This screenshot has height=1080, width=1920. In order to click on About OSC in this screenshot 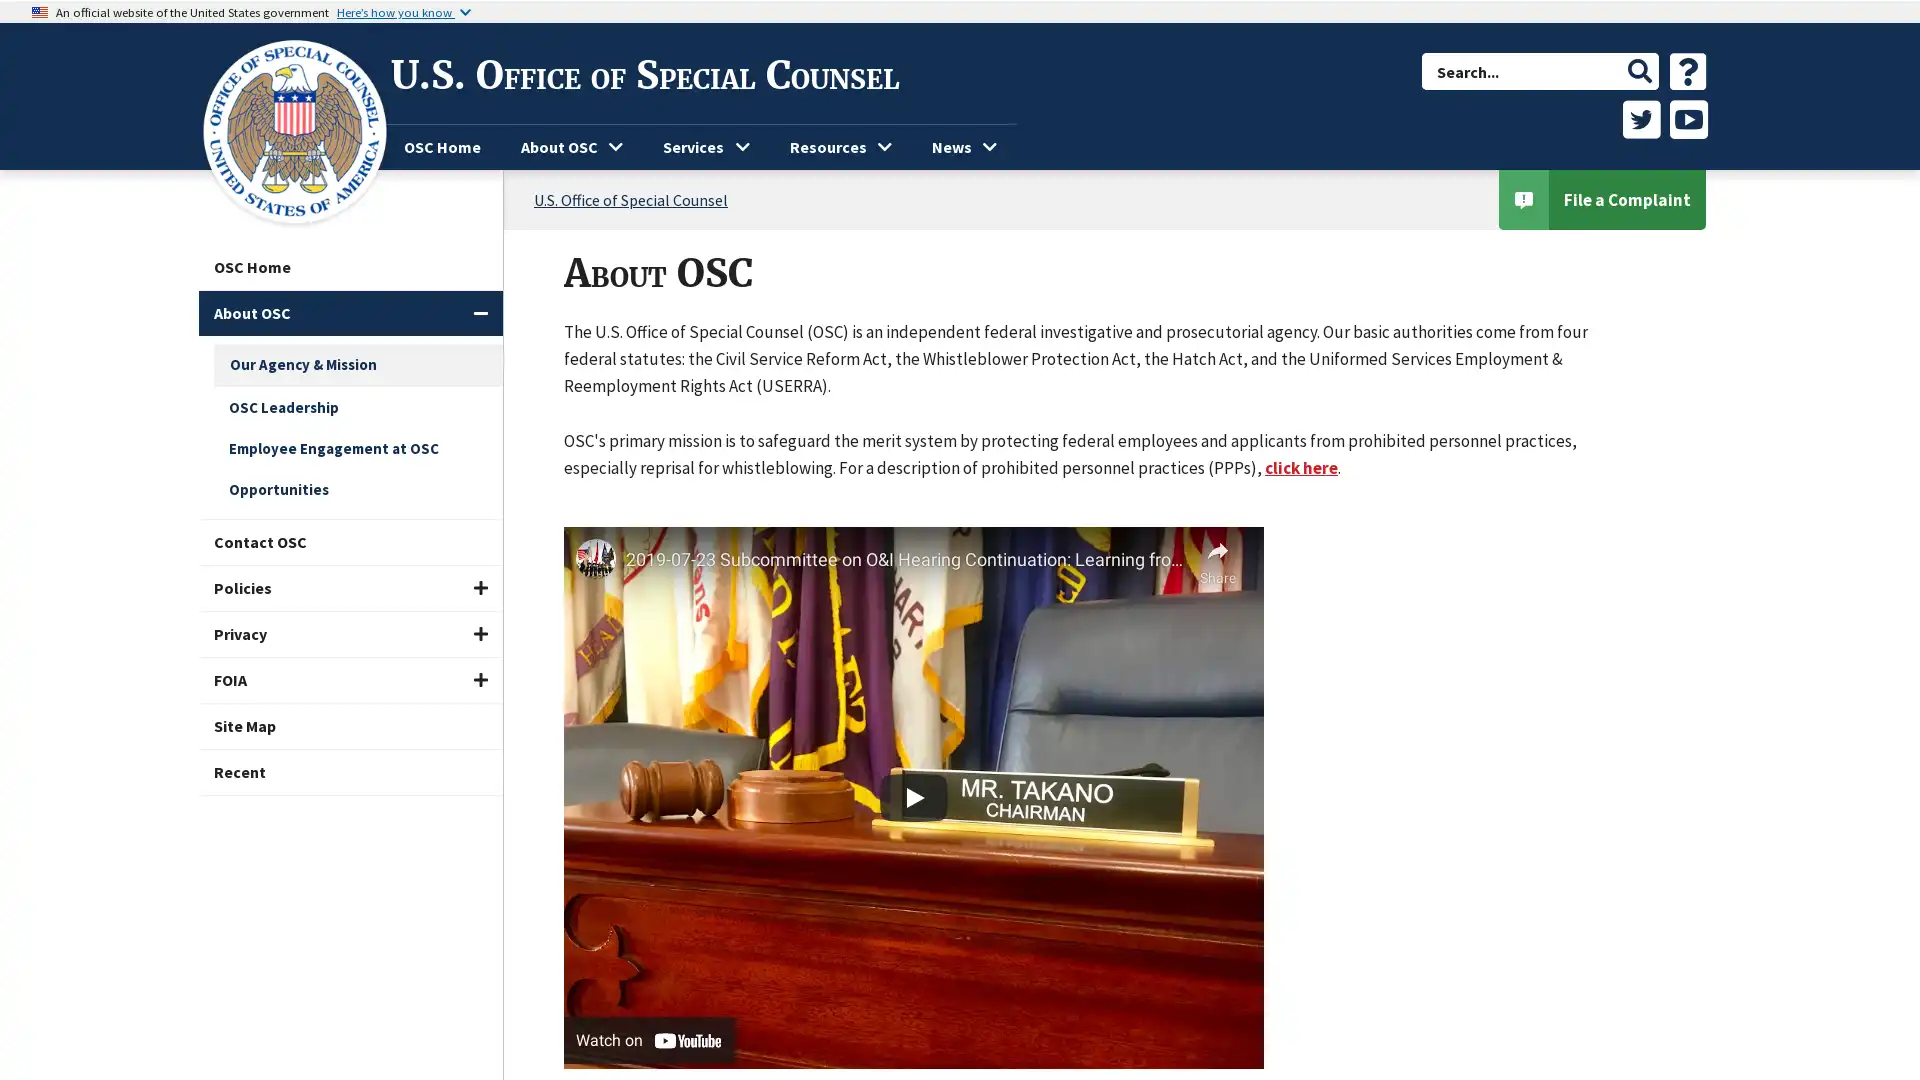, I will do `click(570, 146)`.